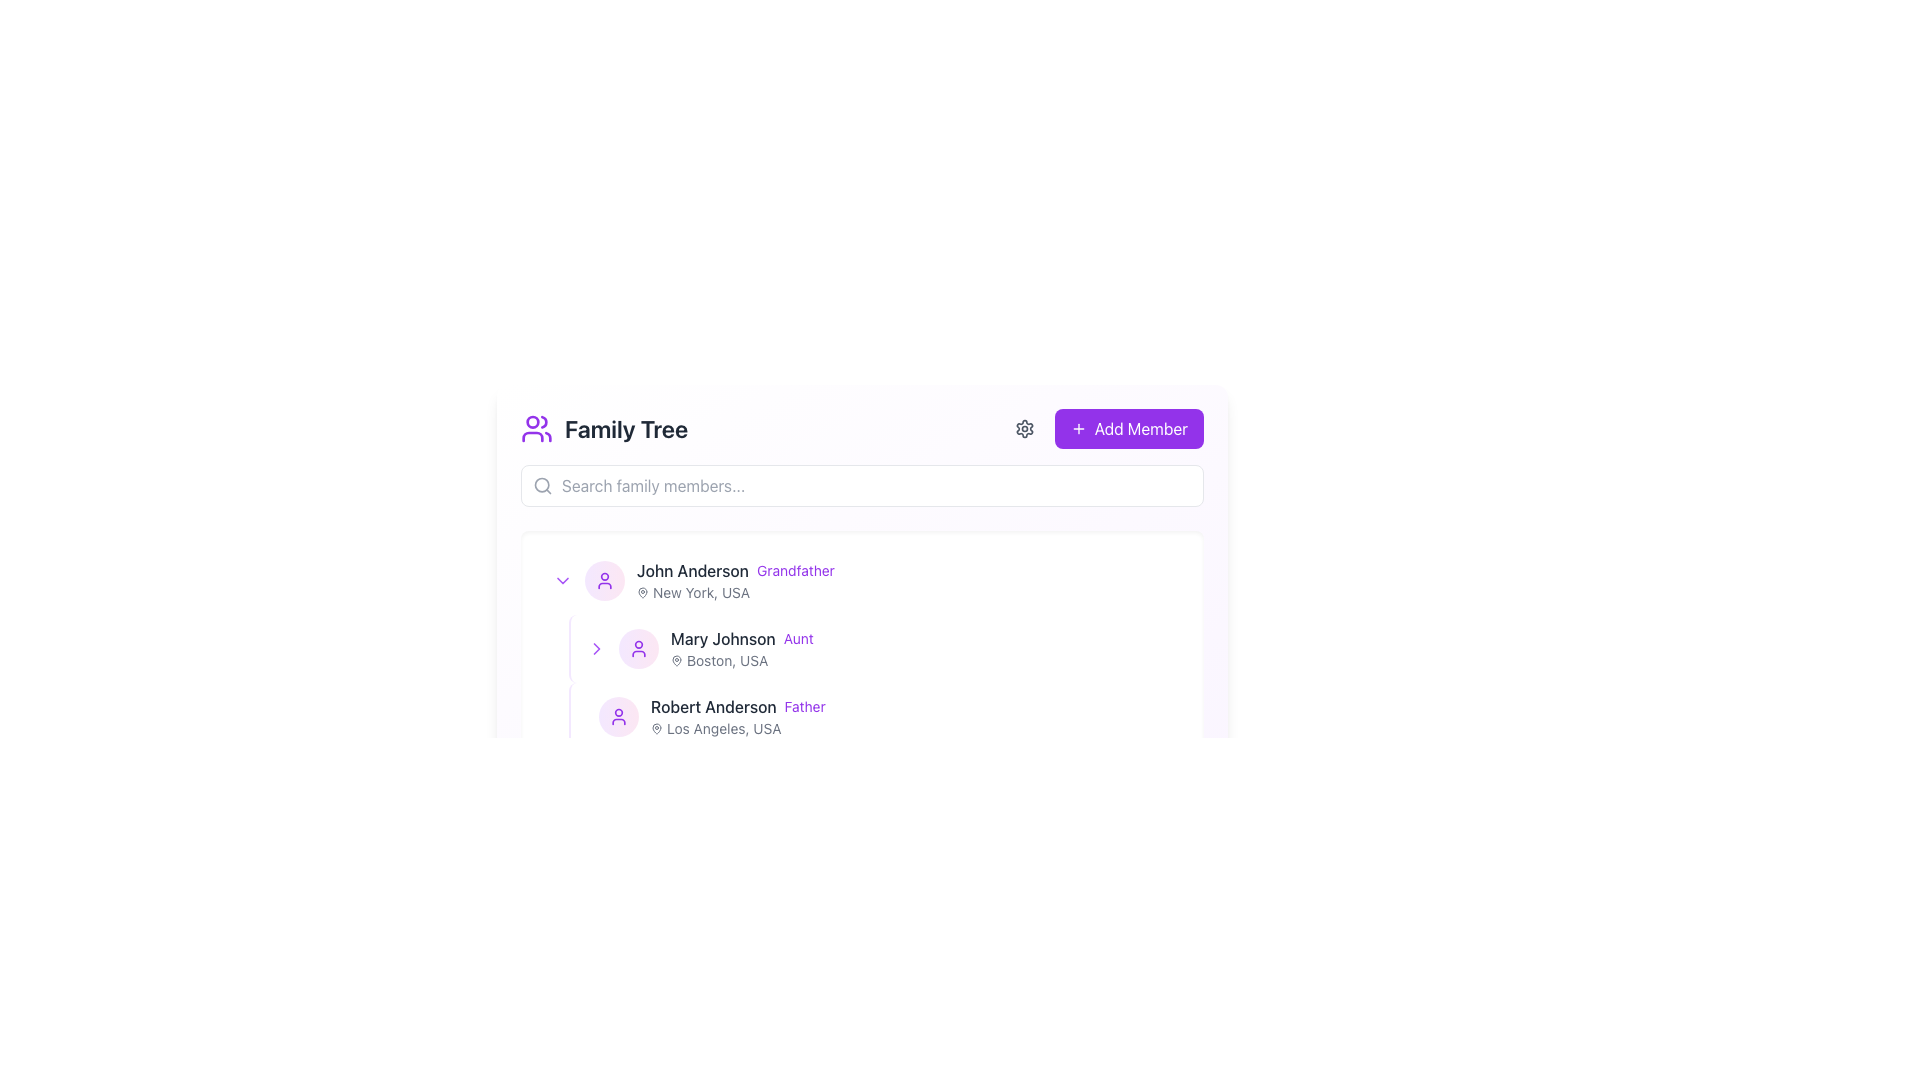 Image resolution: width=1920 pixels, height=1080 pixels. What do you see at coordinates (1024, 427) in the screenshot?
I see `the settings icon located at the top-right corner of the interface, adjacent to the purple 'Add Member' button` at bounding box center [1024, 427].